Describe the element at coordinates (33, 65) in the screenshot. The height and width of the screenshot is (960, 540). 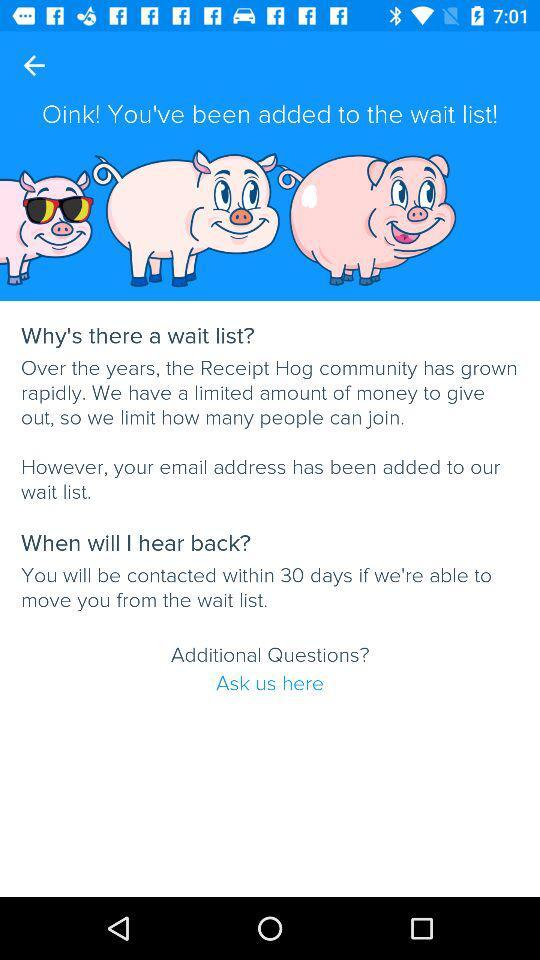
I see `the icon at the top left corner` at that location.